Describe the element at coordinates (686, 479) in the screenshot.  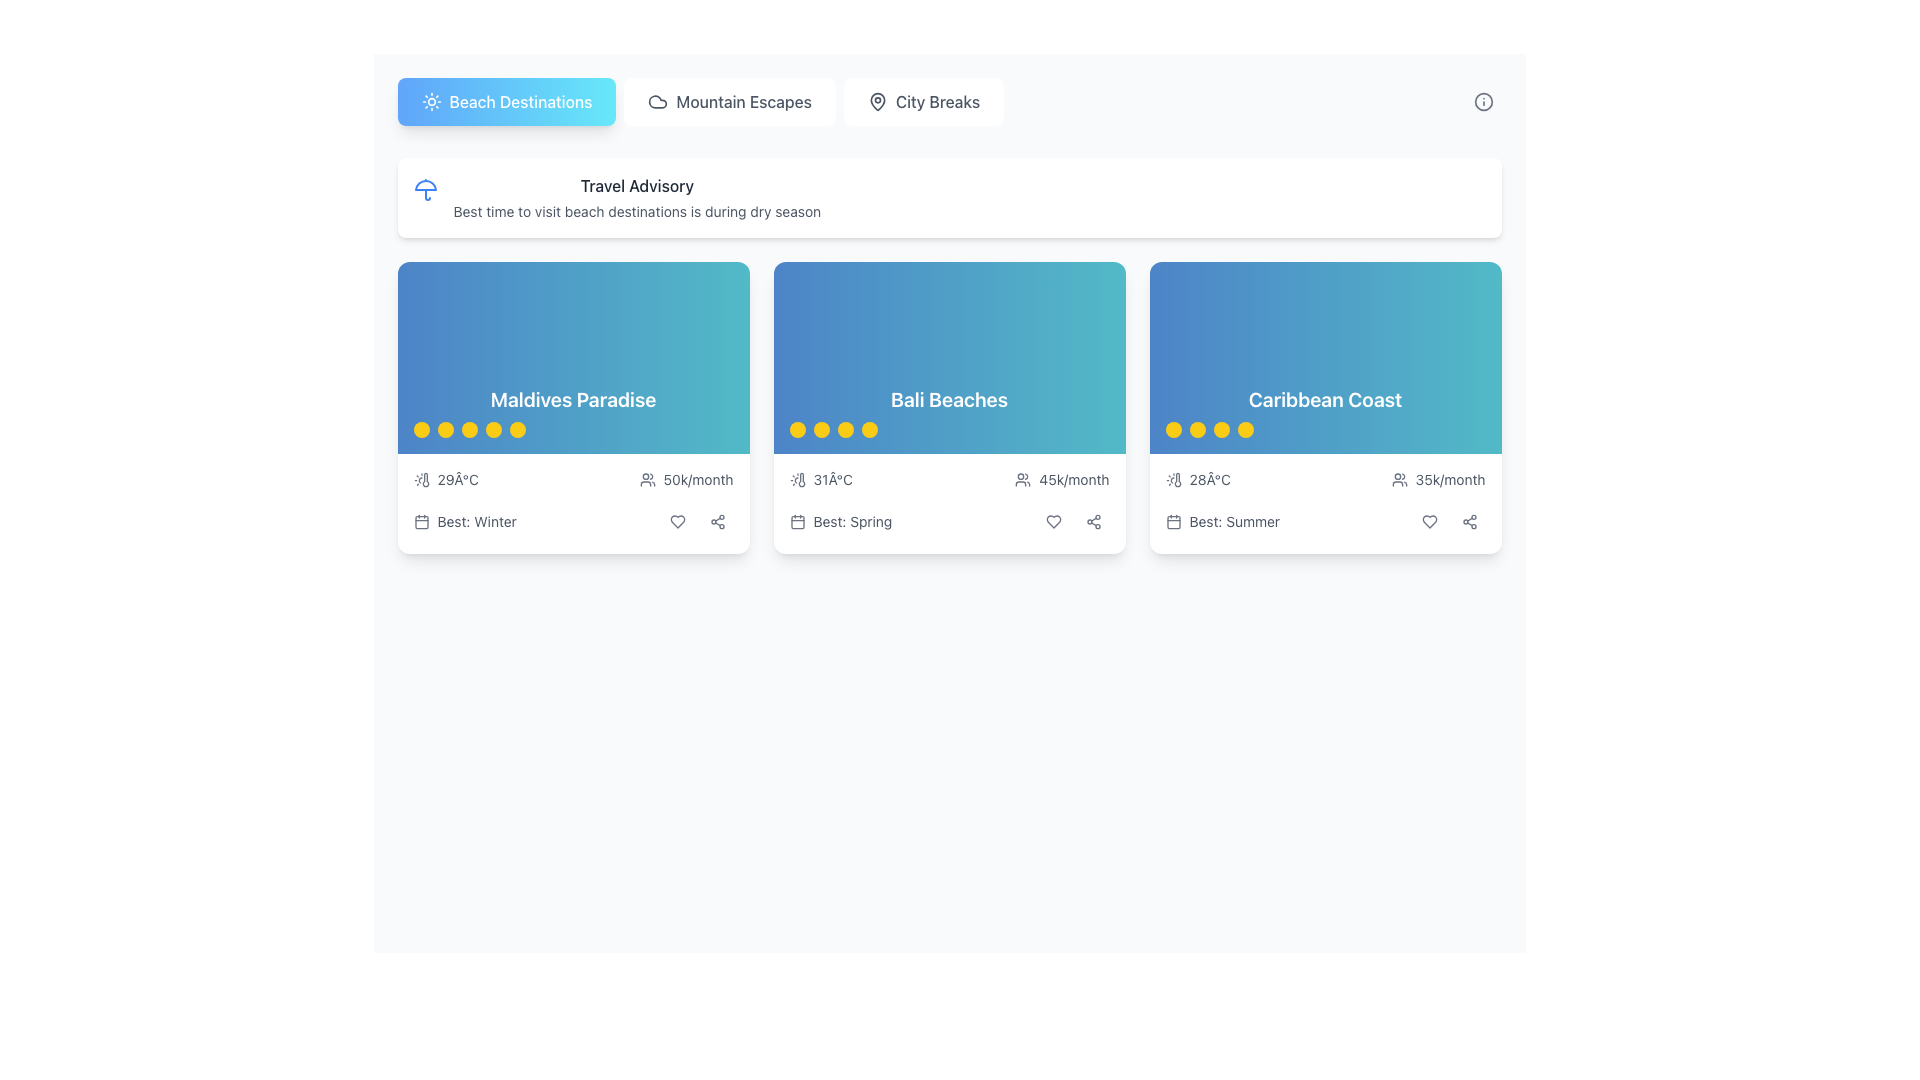
I see `text label indicating the monthly associated visitor count (50k) in the 'Maldives Paradise' card, located under the temperature indication (29°C) and above the recommendation text ('Best: Winter')` at that location.